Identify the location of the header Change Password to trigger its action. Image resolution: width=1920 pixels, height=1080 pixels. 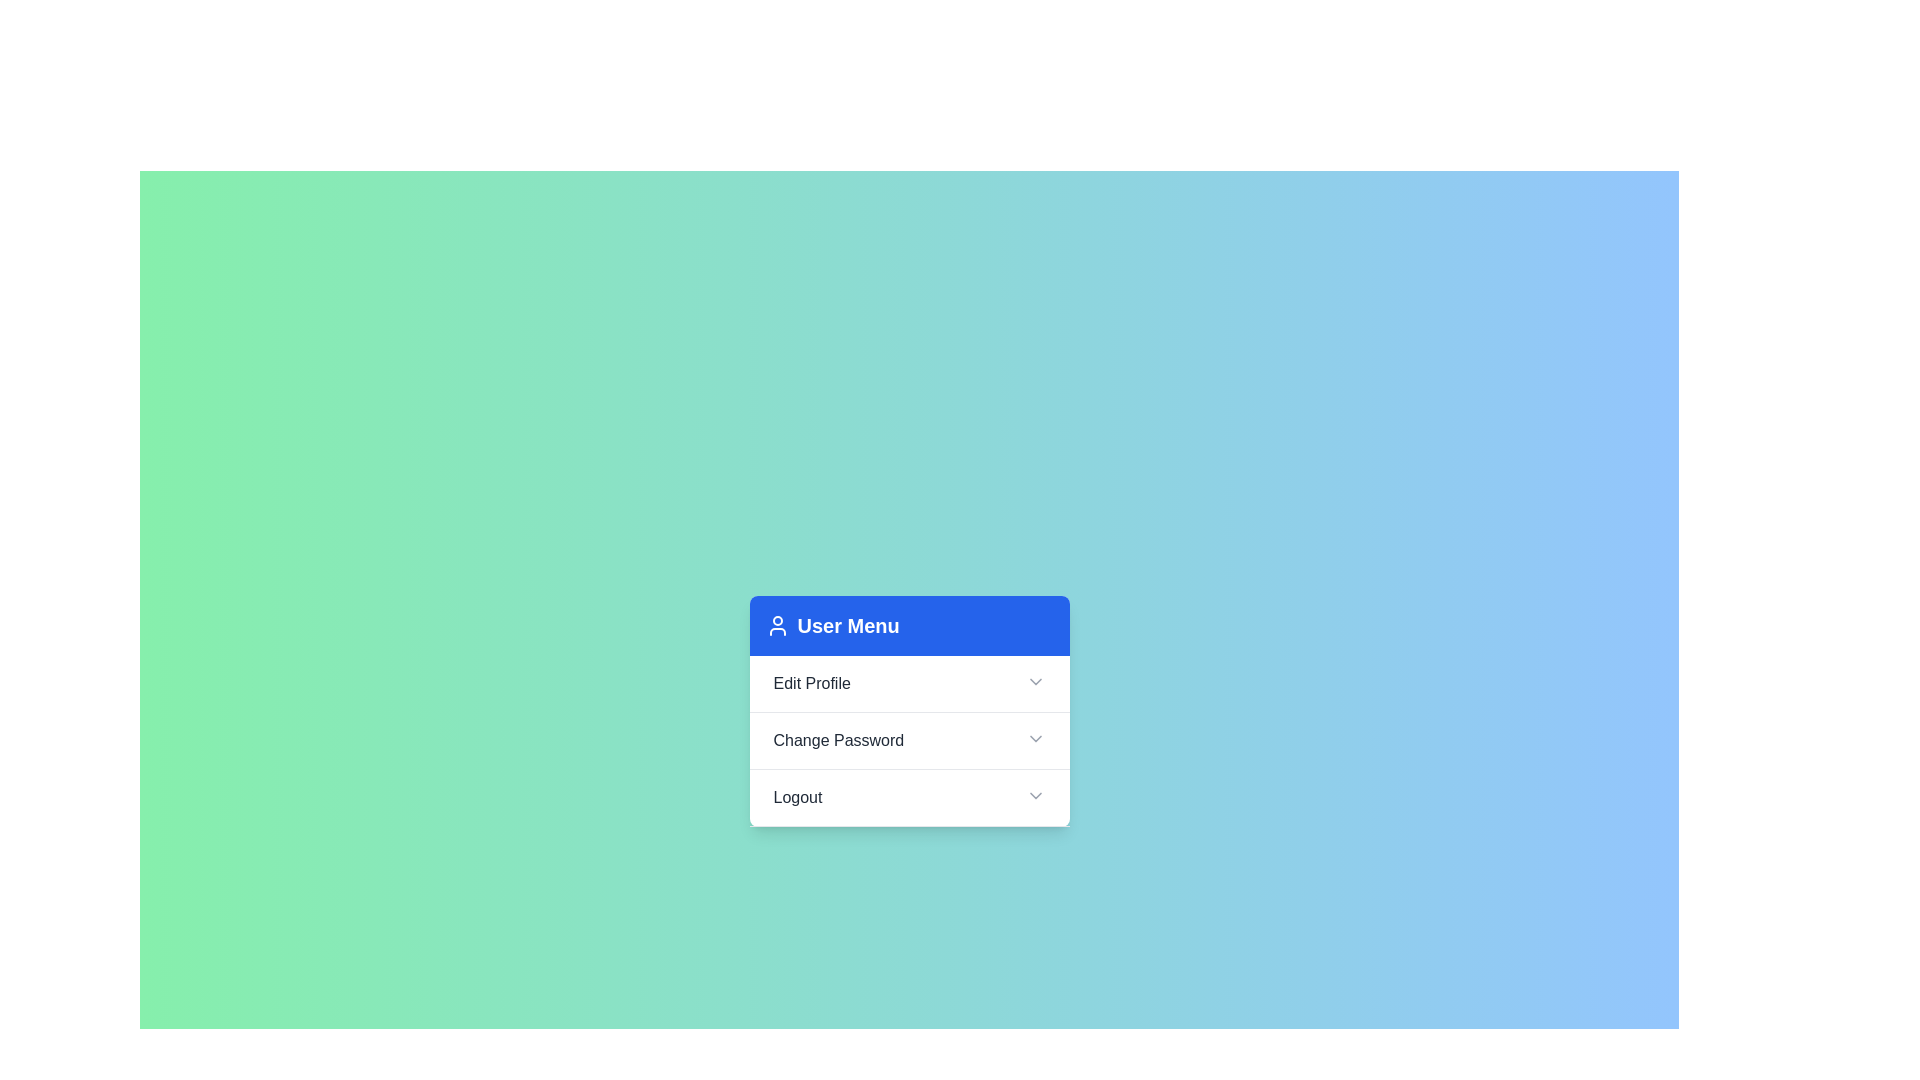
(908, 740).